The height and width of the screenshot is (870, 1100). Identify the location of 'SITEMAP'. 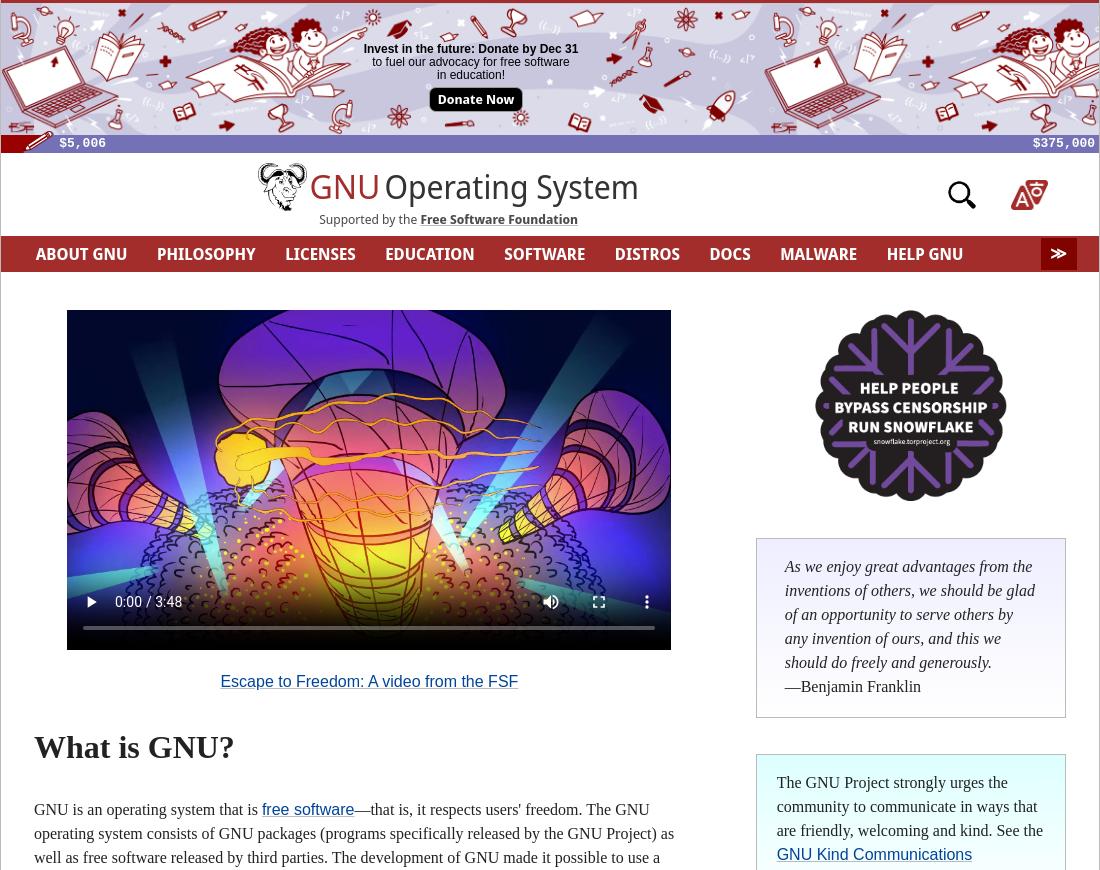
(785, 289).